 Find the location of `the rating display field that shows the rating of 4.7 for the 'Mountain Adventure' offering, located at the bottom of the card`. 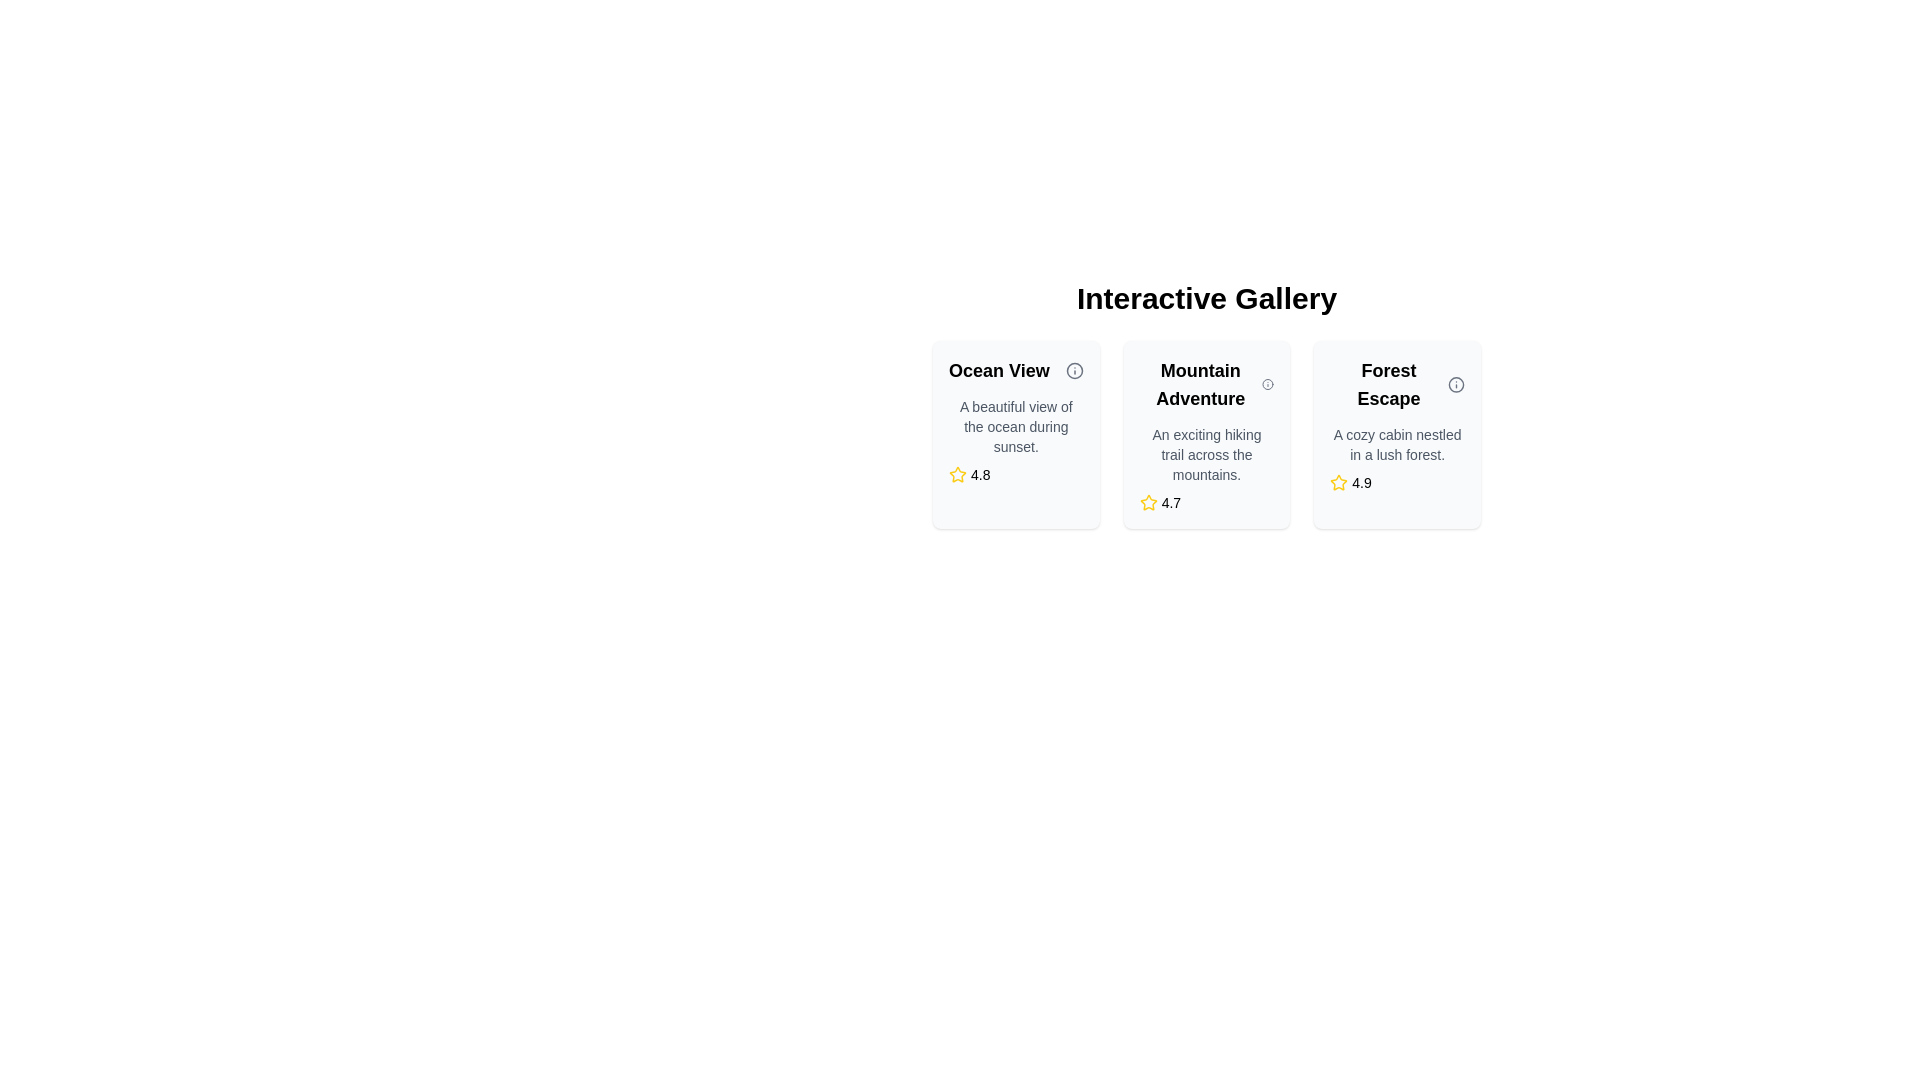

the rating display field that shows the rating of 4.7 for the 'Mountain Adventure' offering, located at the bottom of the card is located at coordinates (1205, 501).